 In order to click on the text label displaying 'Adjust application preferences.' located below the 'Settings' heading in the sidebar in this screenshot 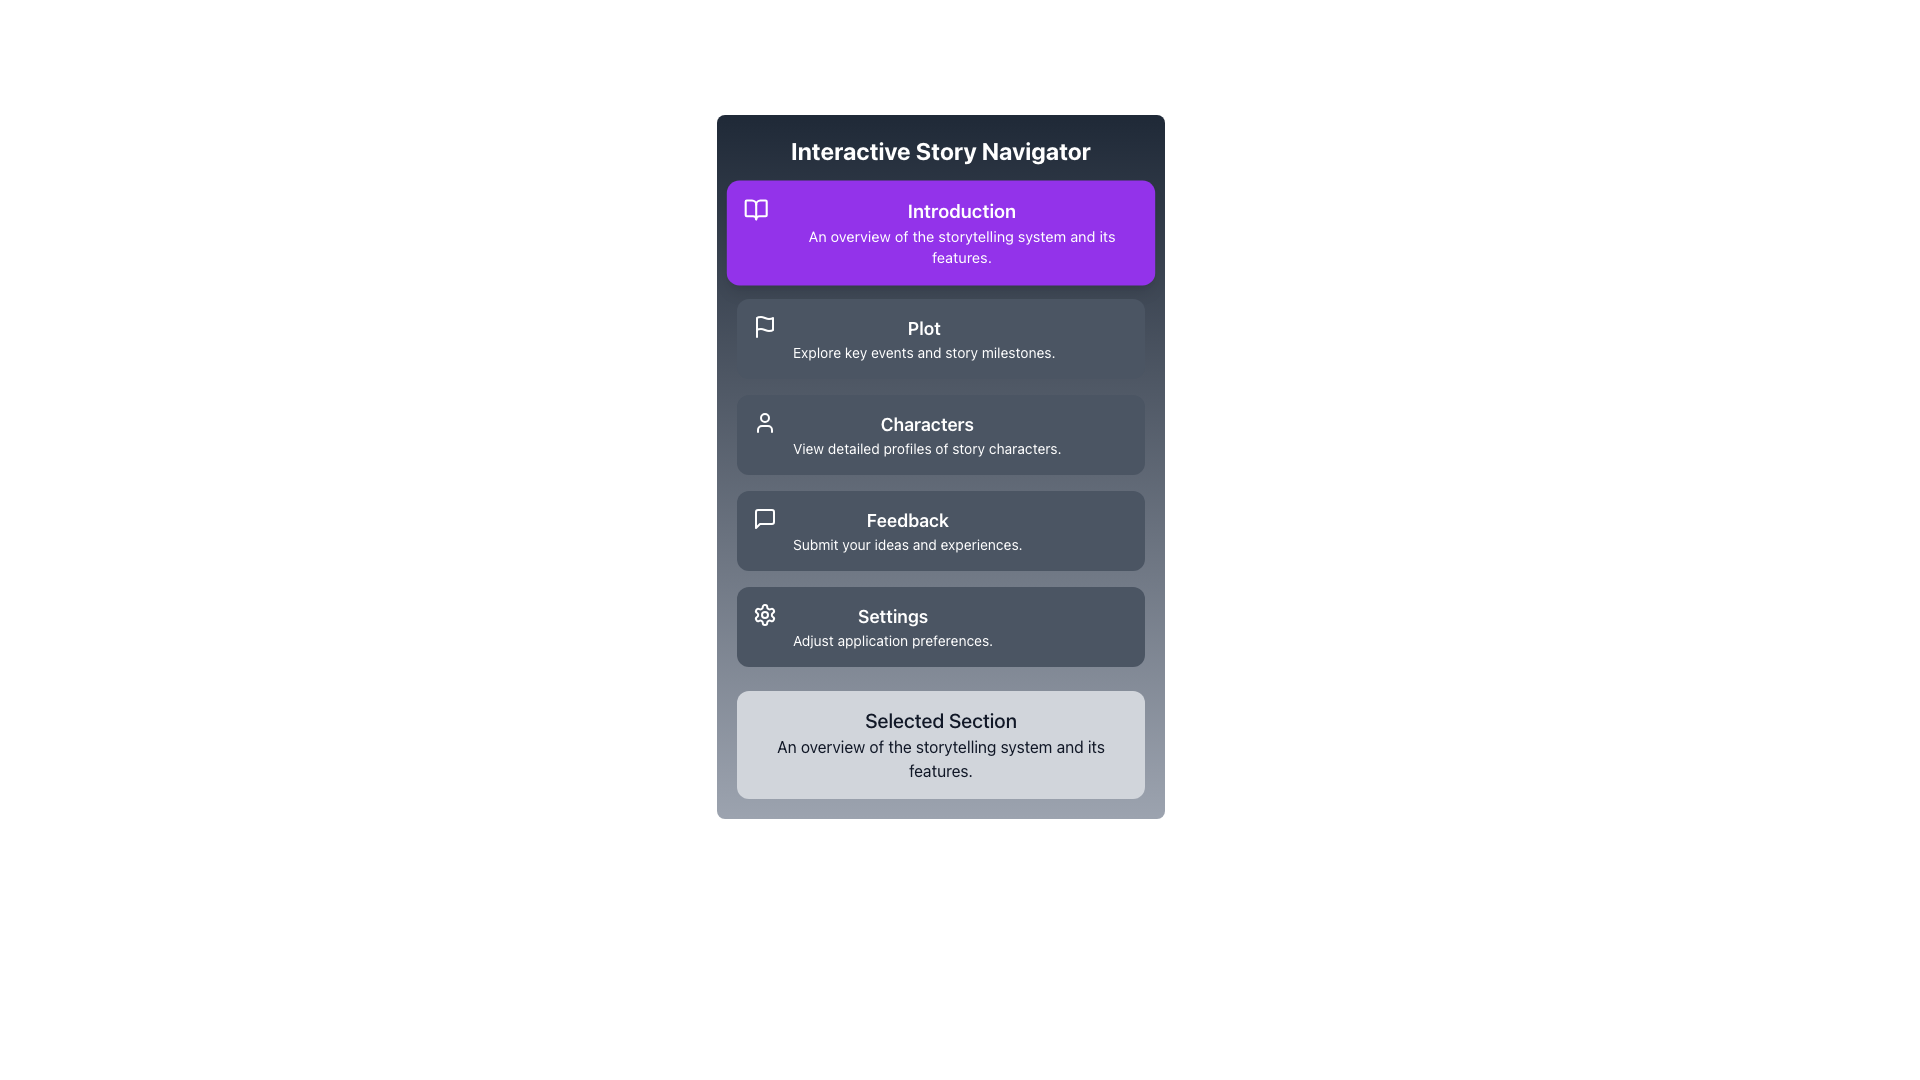, I will do `click(892, 640)`.